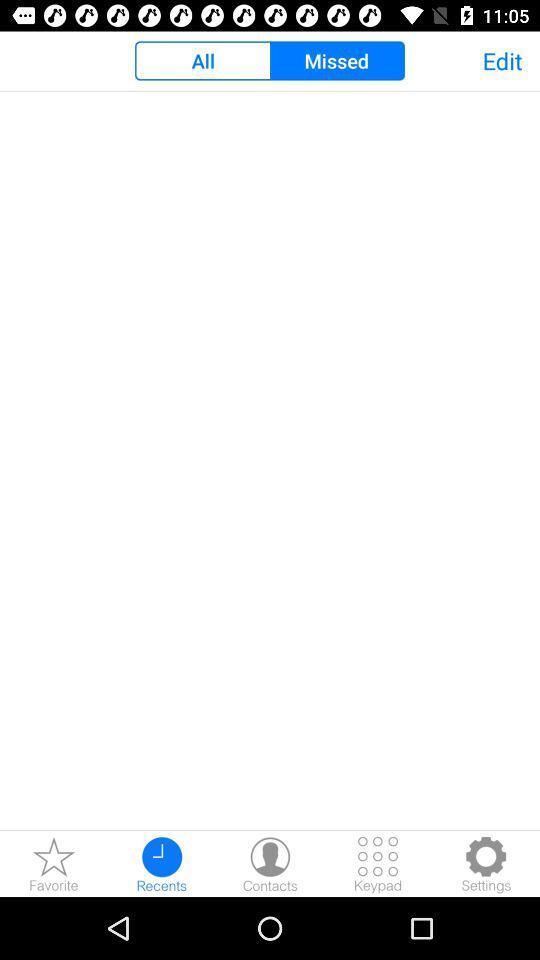 The height and width of the screenshot is (960, 540). Describe the element at coordinates (378, 863) in the screenshot. I see `it is used for typing` at that location.